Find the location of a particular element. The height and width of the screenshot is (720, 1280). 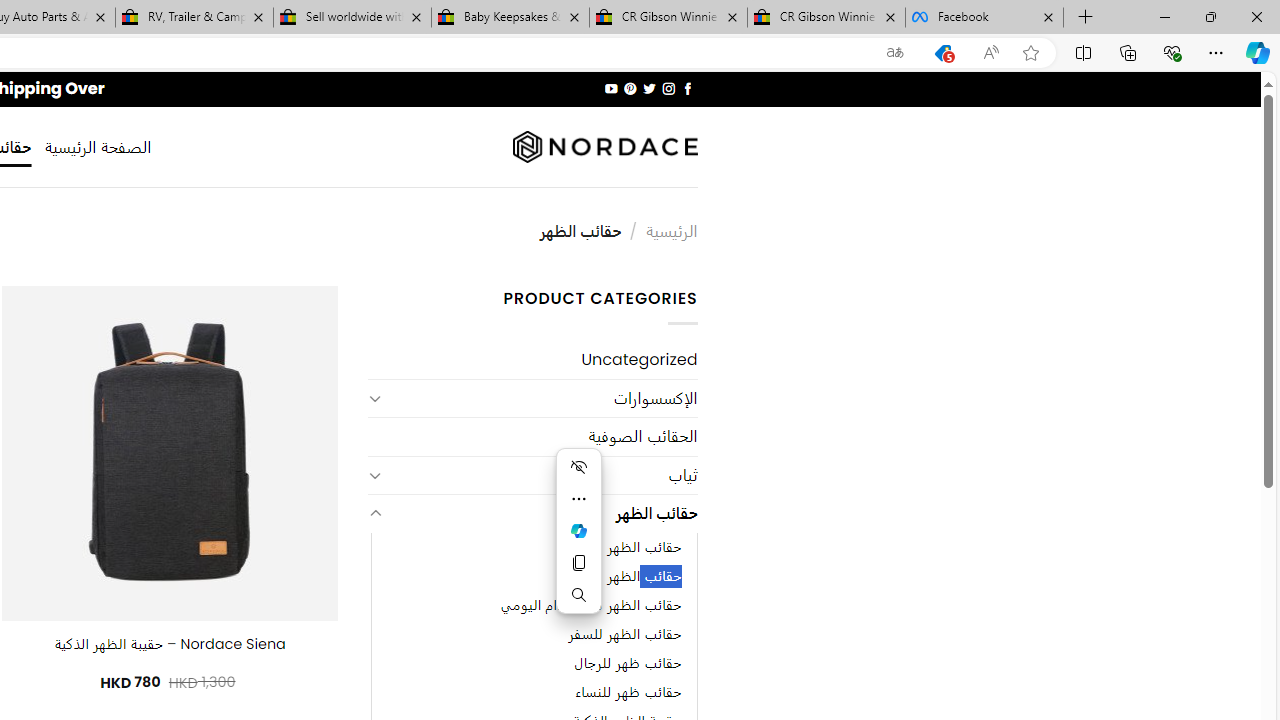

'This site has coupons! Shopping in Microsoft Edge, 5' is located at coordinates (942, 52).